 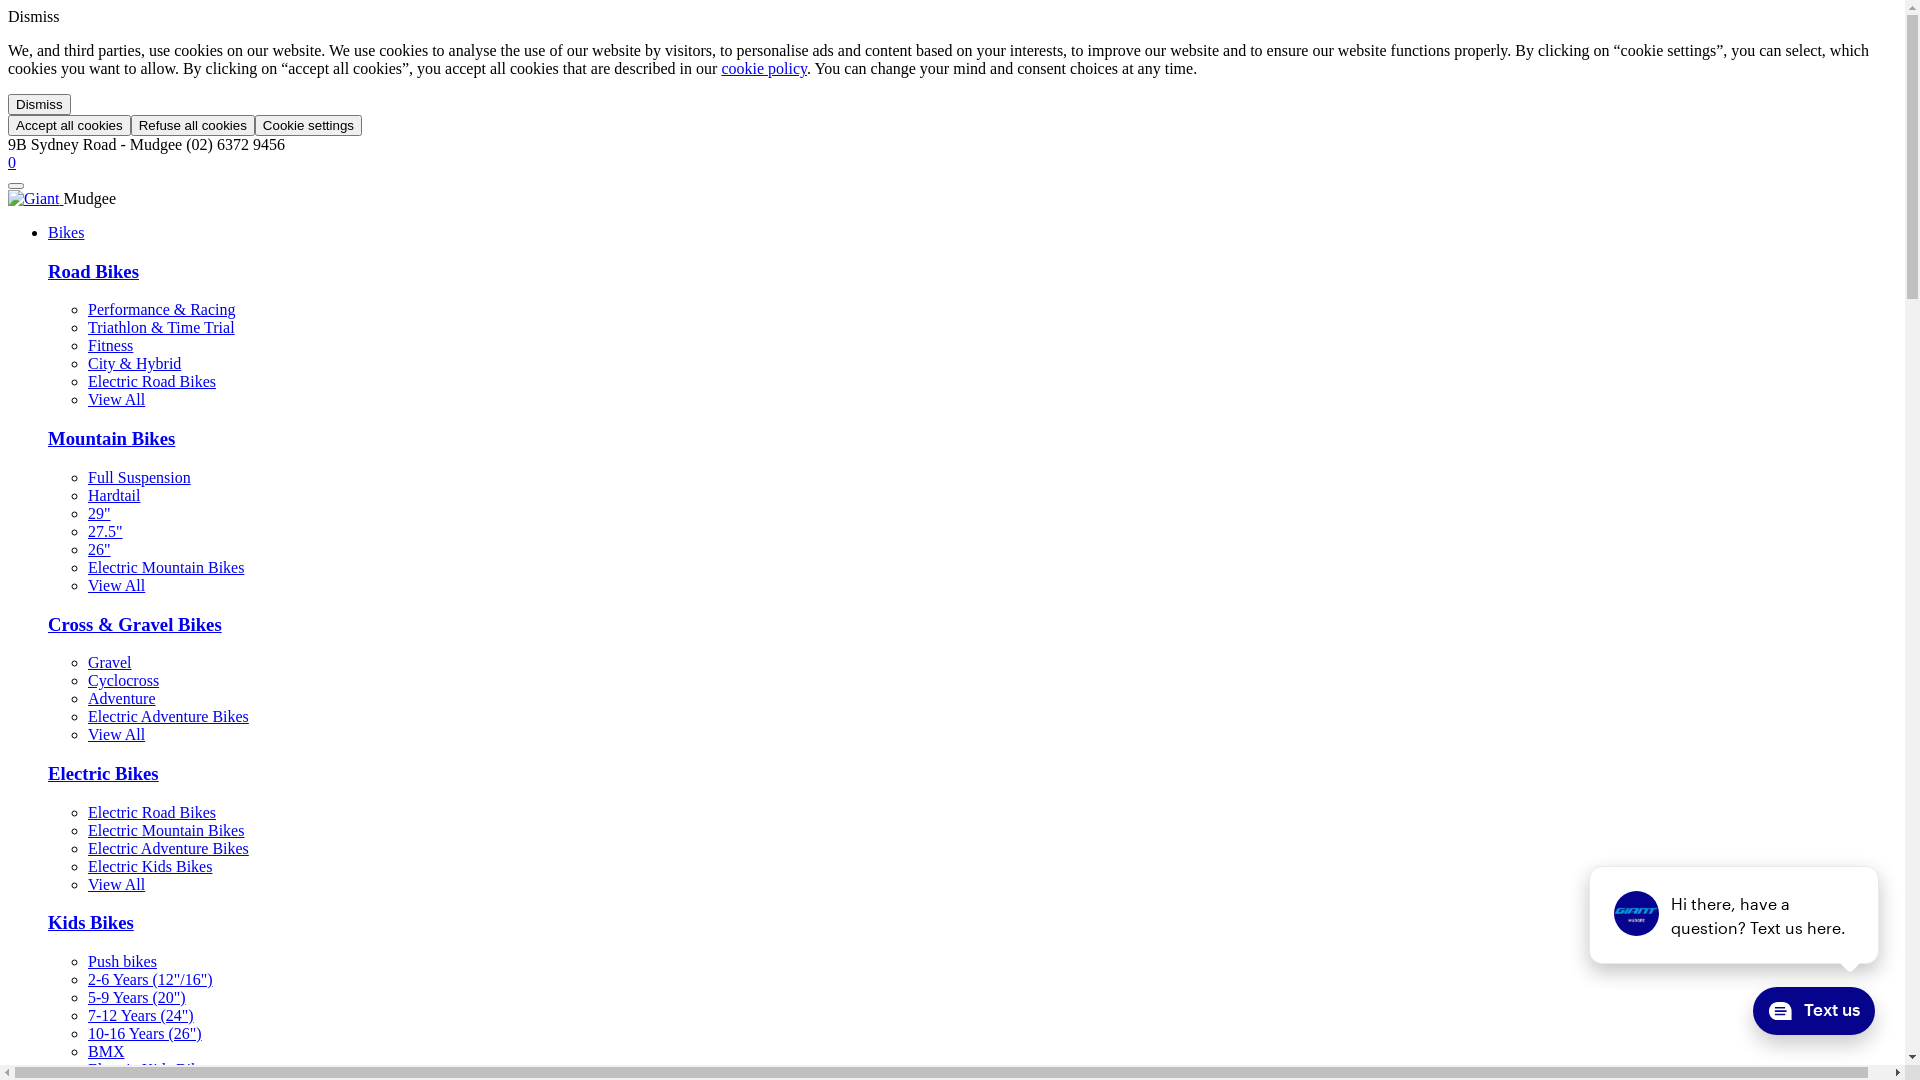 I want to click on '5-9 Years (20")', so click(x=136, y=997).